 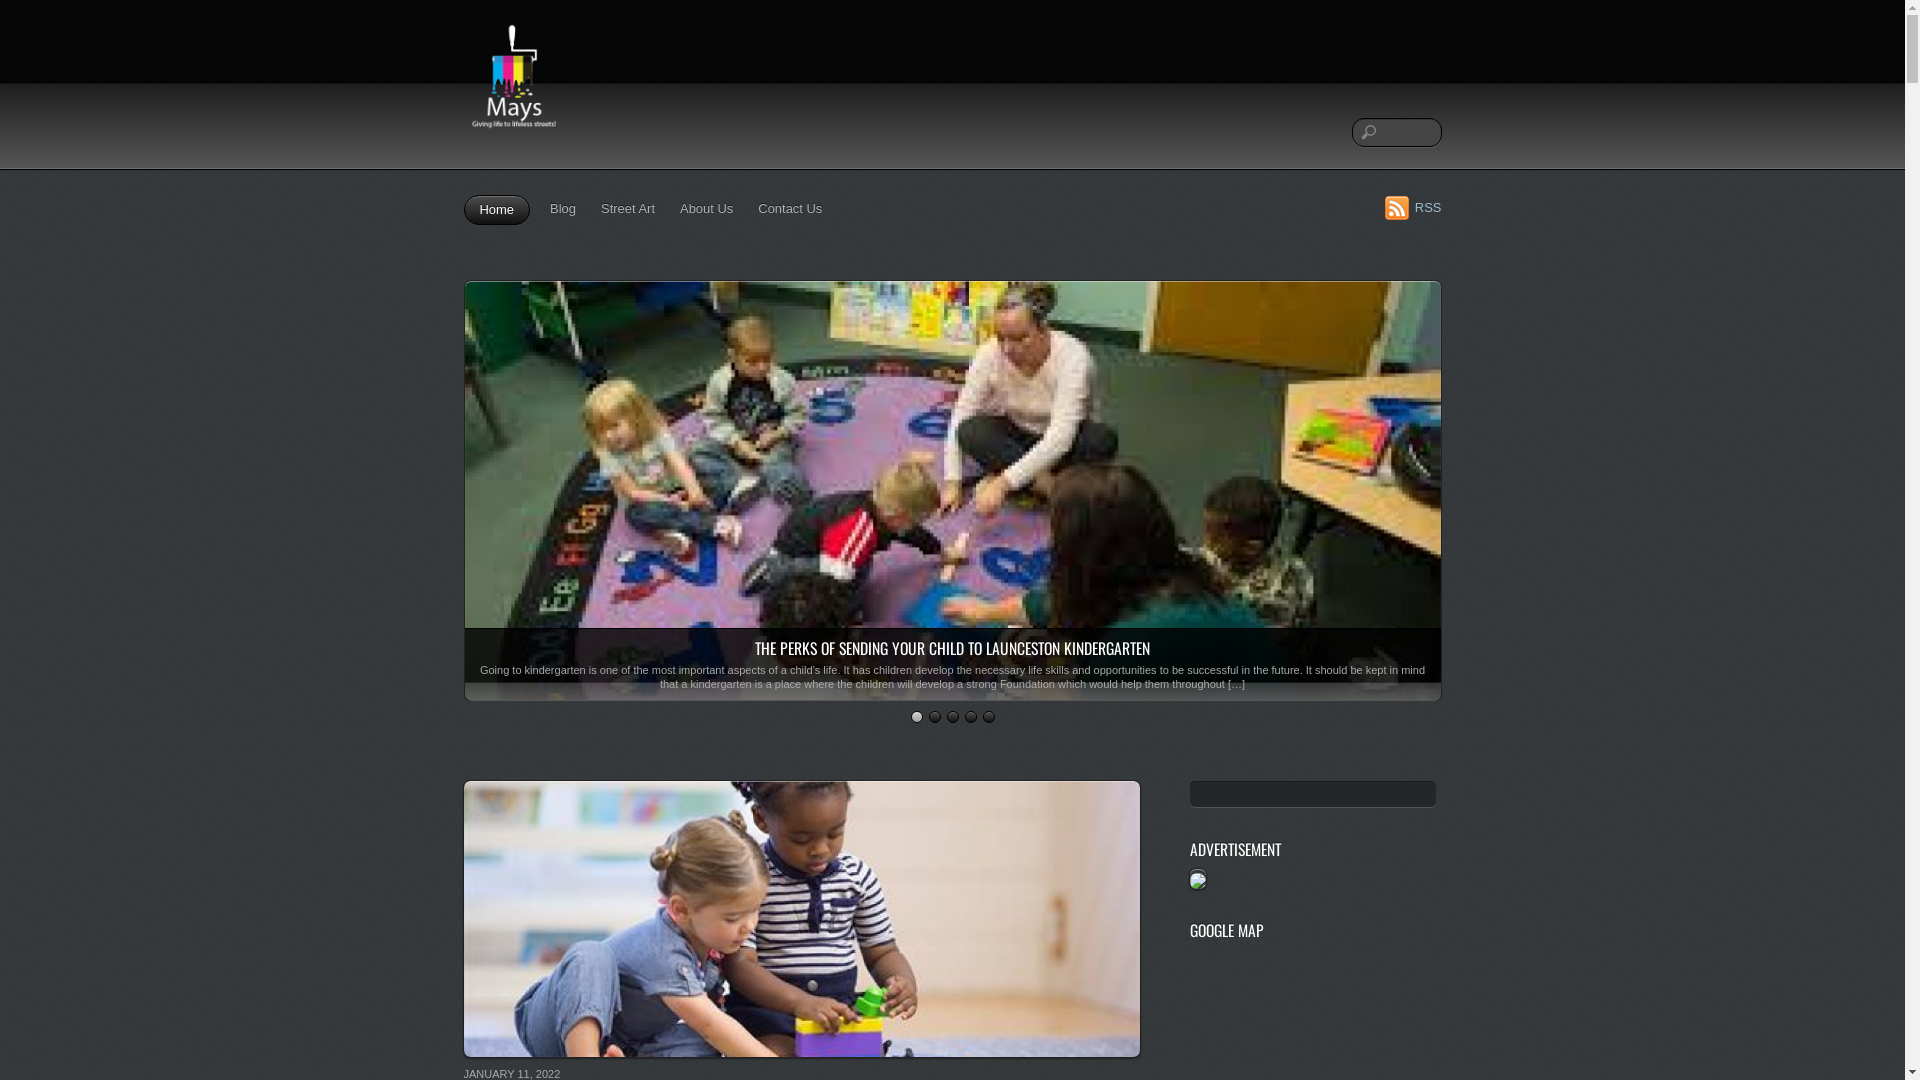 What do you see at coordinates (964, 716) in the screenshot?
I see `'4'` at bounding box center [964, 716].